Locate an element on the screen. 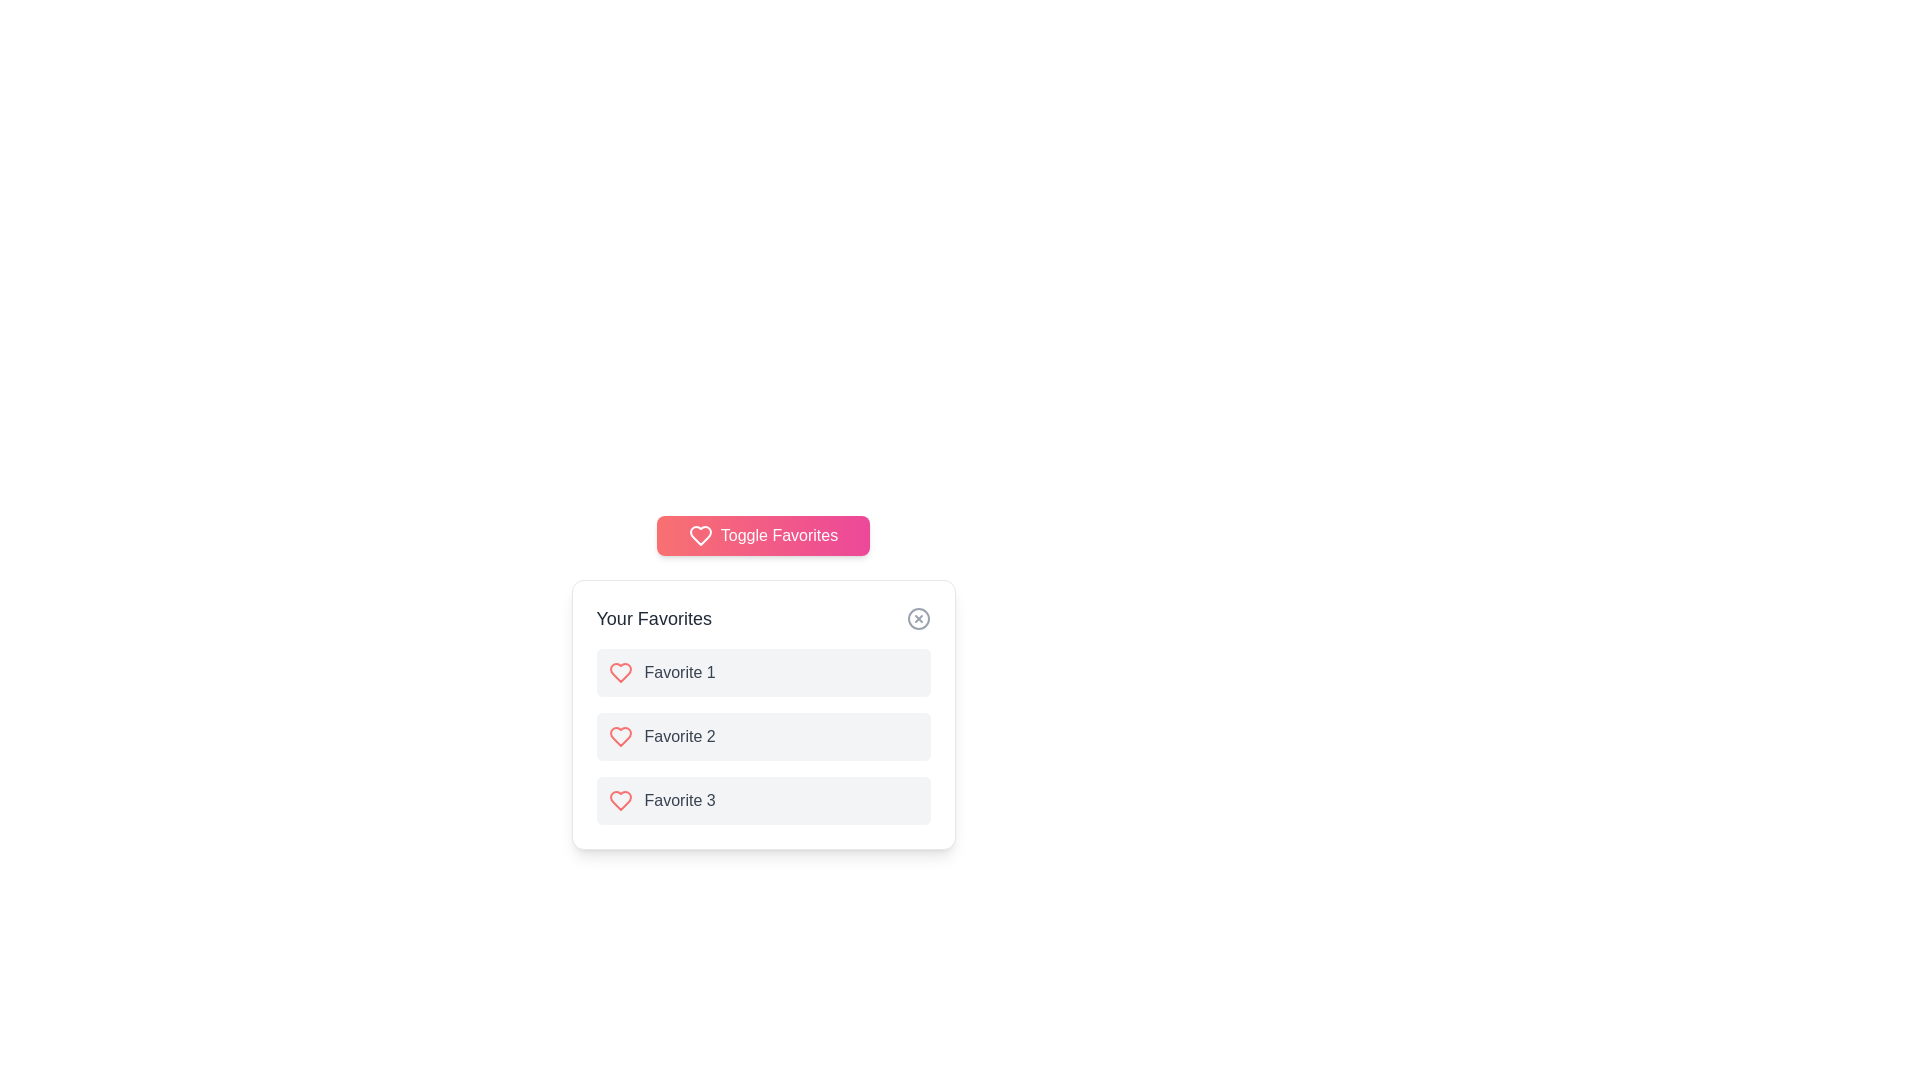 The width and height of the screenshot is (1920, 1080). the 'Toggle Favorites' button is located at coordinates (762, 535).